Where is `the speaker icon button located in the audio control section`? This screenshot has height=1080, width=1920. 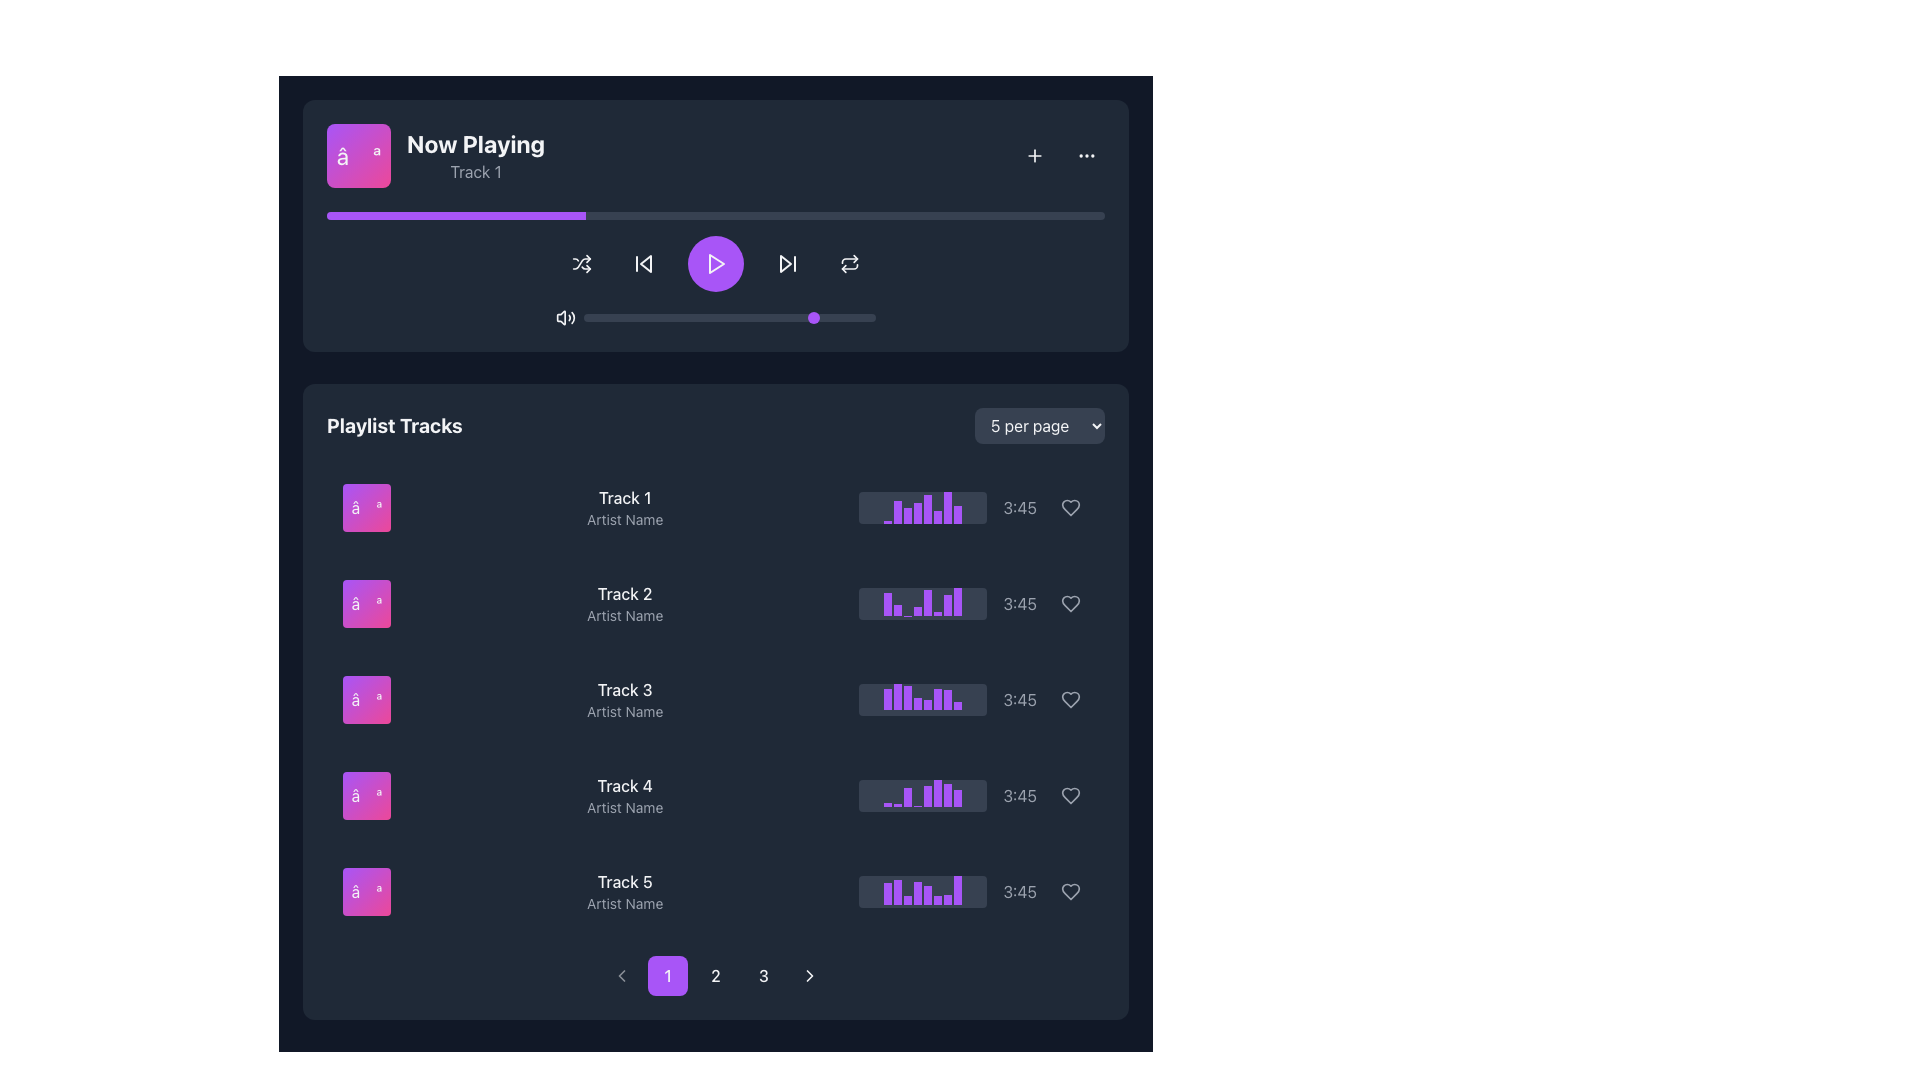 the speaker icon button located in the audio control section is located at coordinates (565, 316).